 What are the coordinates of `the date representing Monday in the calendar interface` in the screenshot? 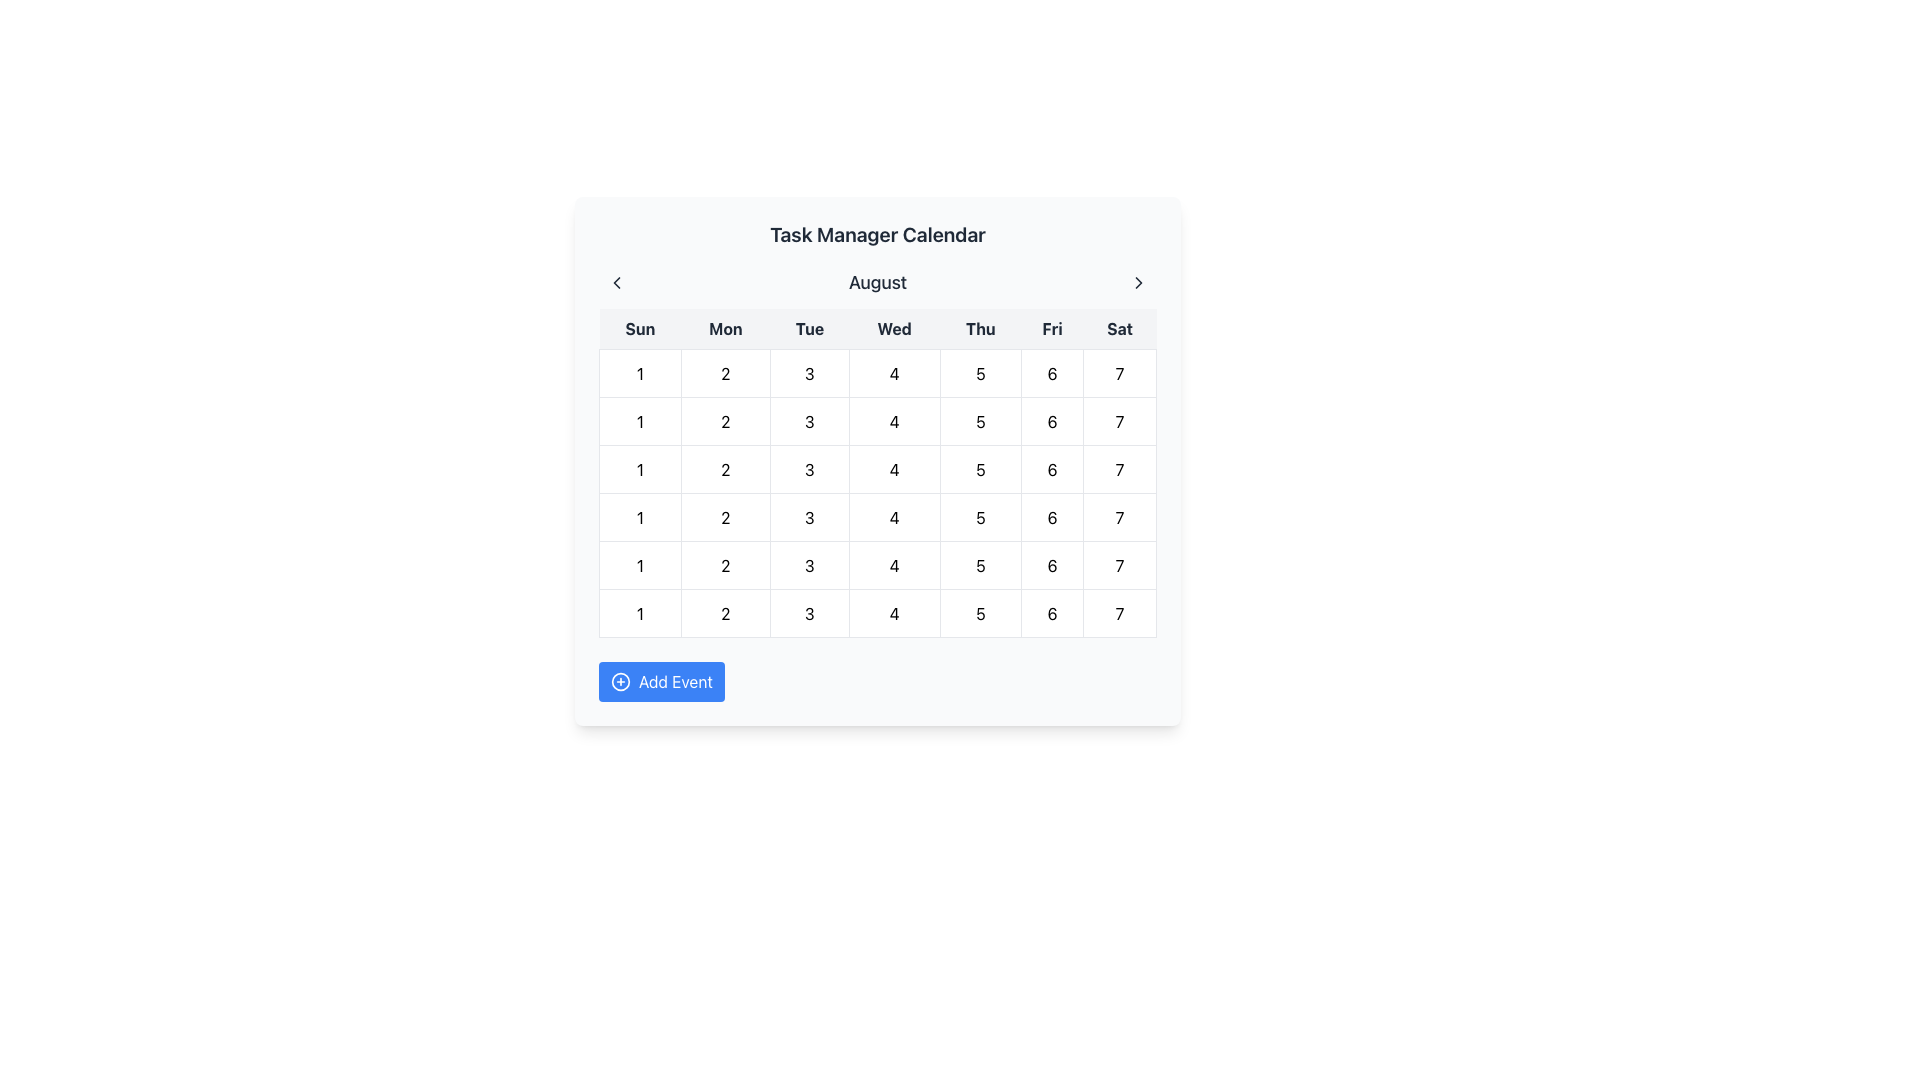 It's located at (724, 373).